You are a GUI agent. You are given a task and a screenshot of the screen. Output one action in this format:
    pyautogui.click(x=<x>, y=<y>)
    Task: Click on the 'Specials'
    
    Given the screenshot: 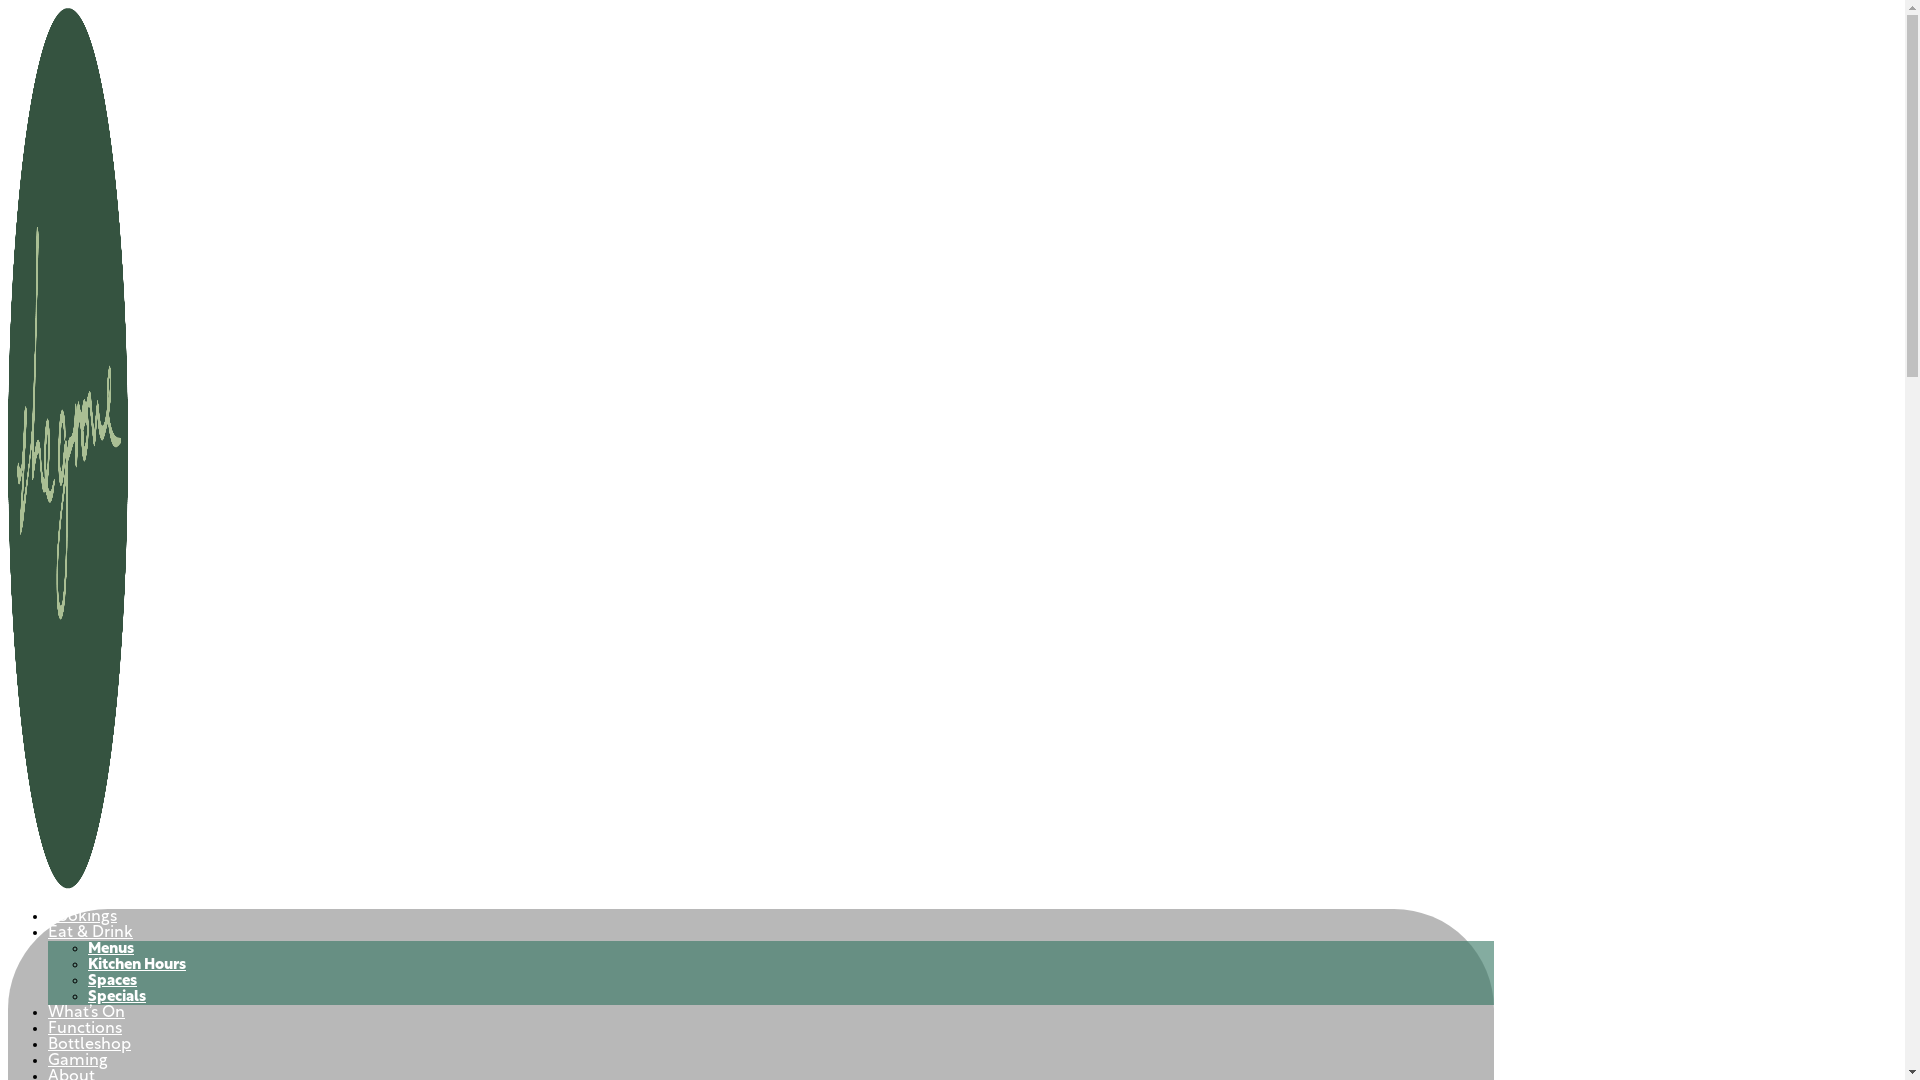 What is the action you would take?
    pyautogui.click(x=115, y=997)
    